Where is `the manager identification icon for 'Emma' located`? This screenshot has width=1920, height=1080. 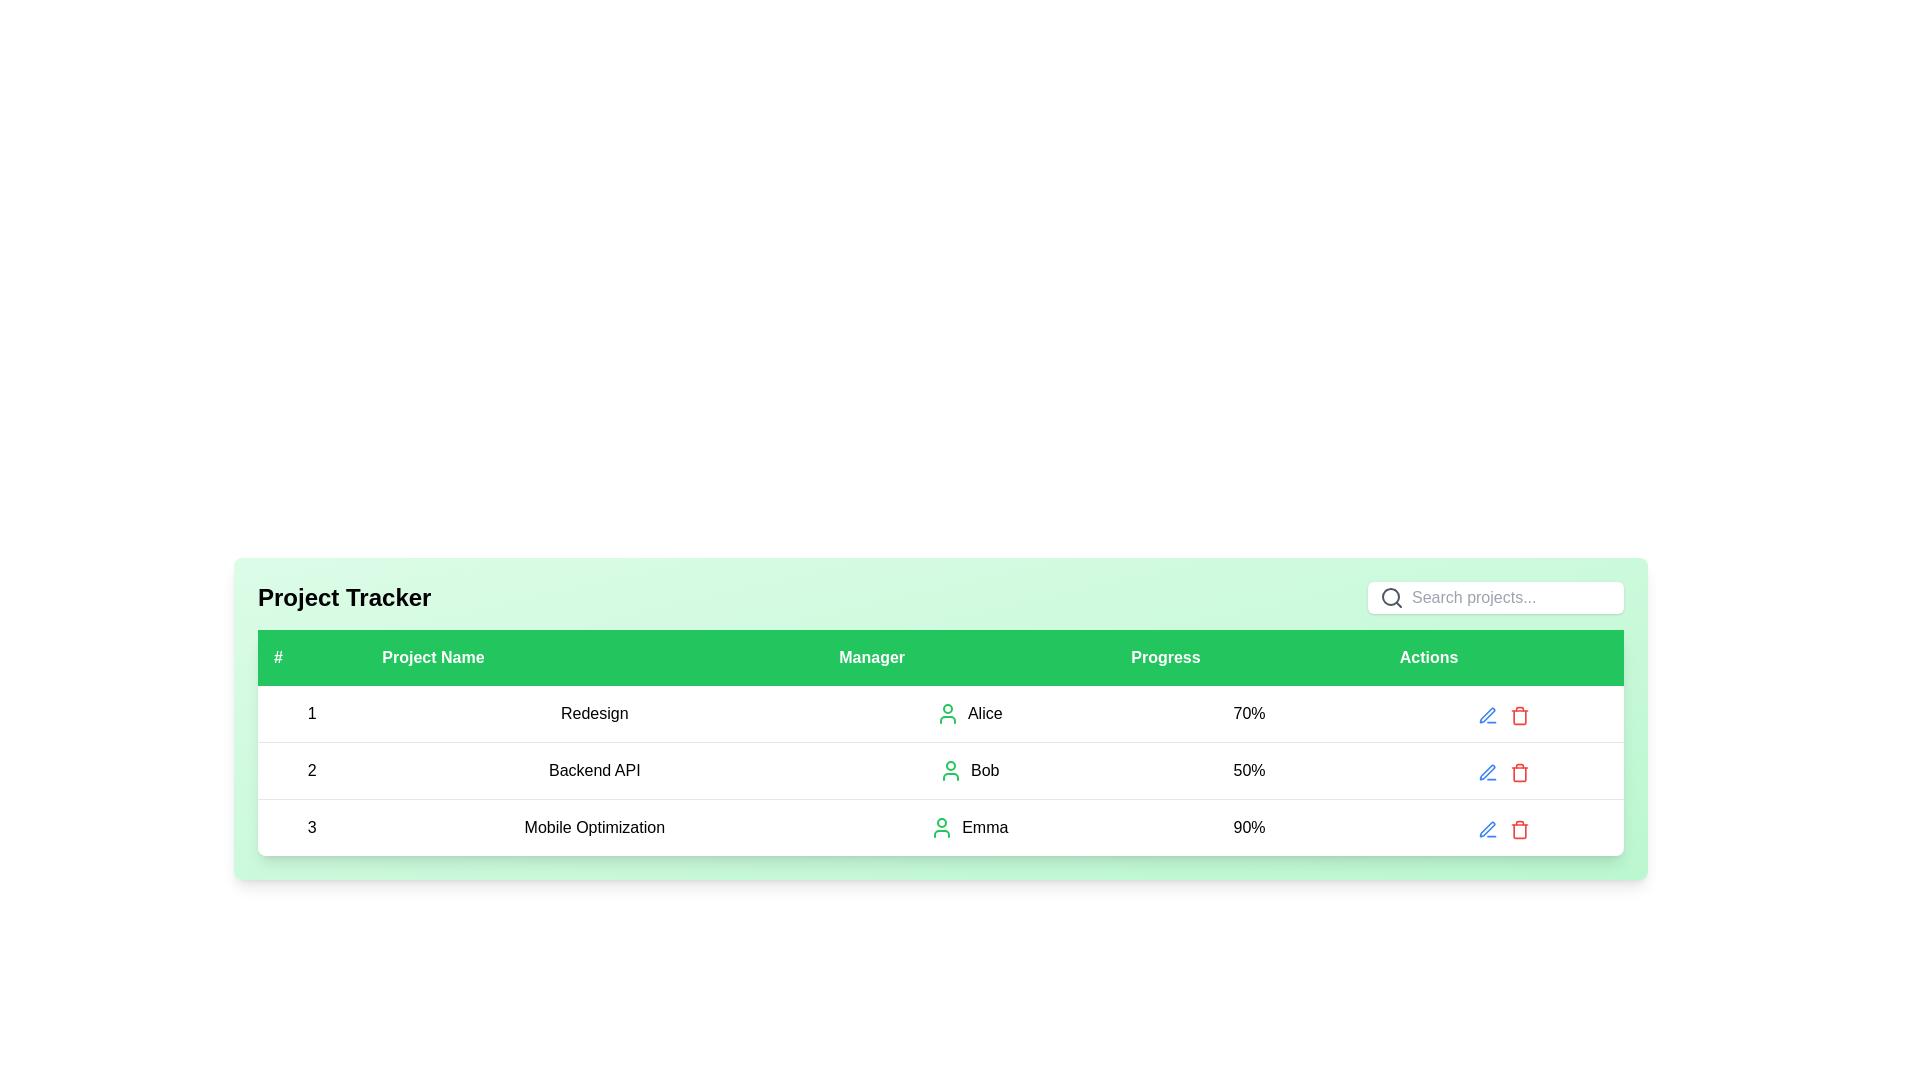
the manager identification icon for 'Emma' located is located at coordinates (940, 828).